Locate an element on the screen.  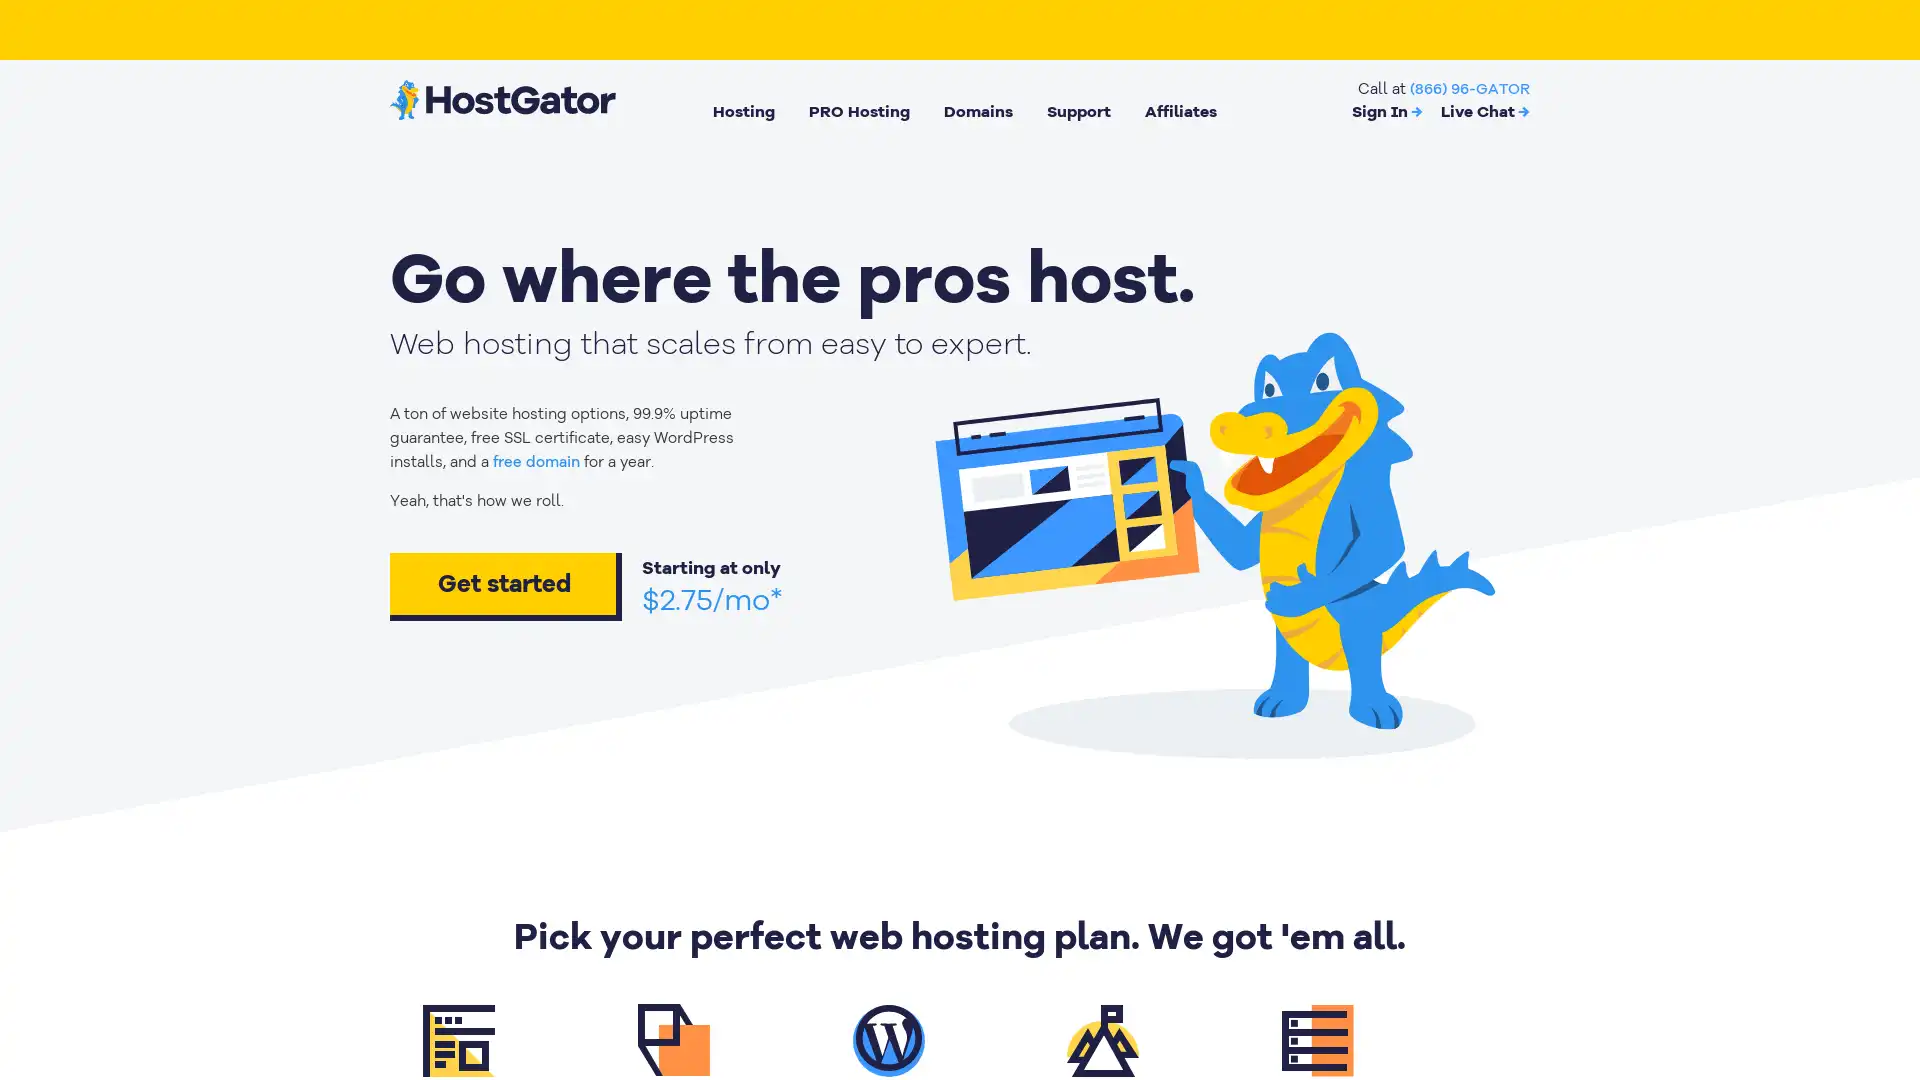
Got It is located at coordinates (203, 948).